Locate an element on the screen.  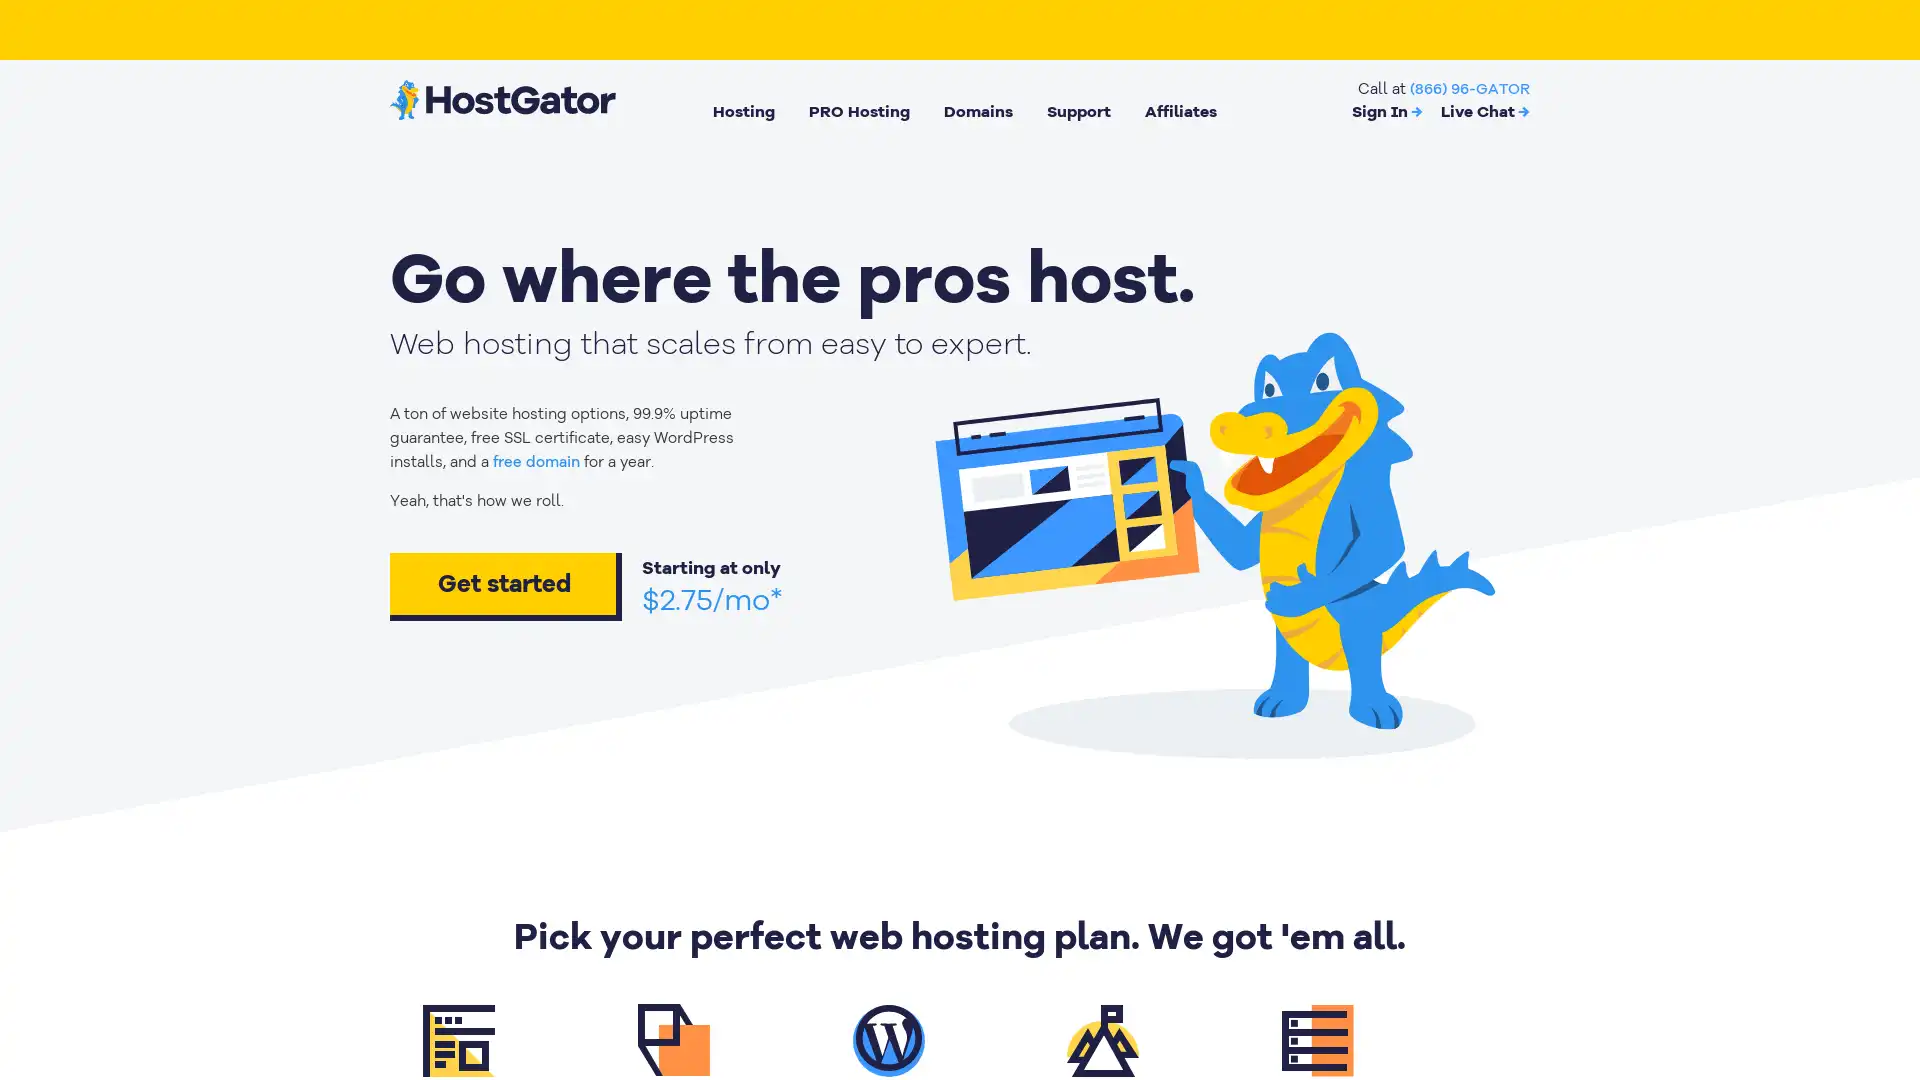
Got It is located at coordinates (203, 948).